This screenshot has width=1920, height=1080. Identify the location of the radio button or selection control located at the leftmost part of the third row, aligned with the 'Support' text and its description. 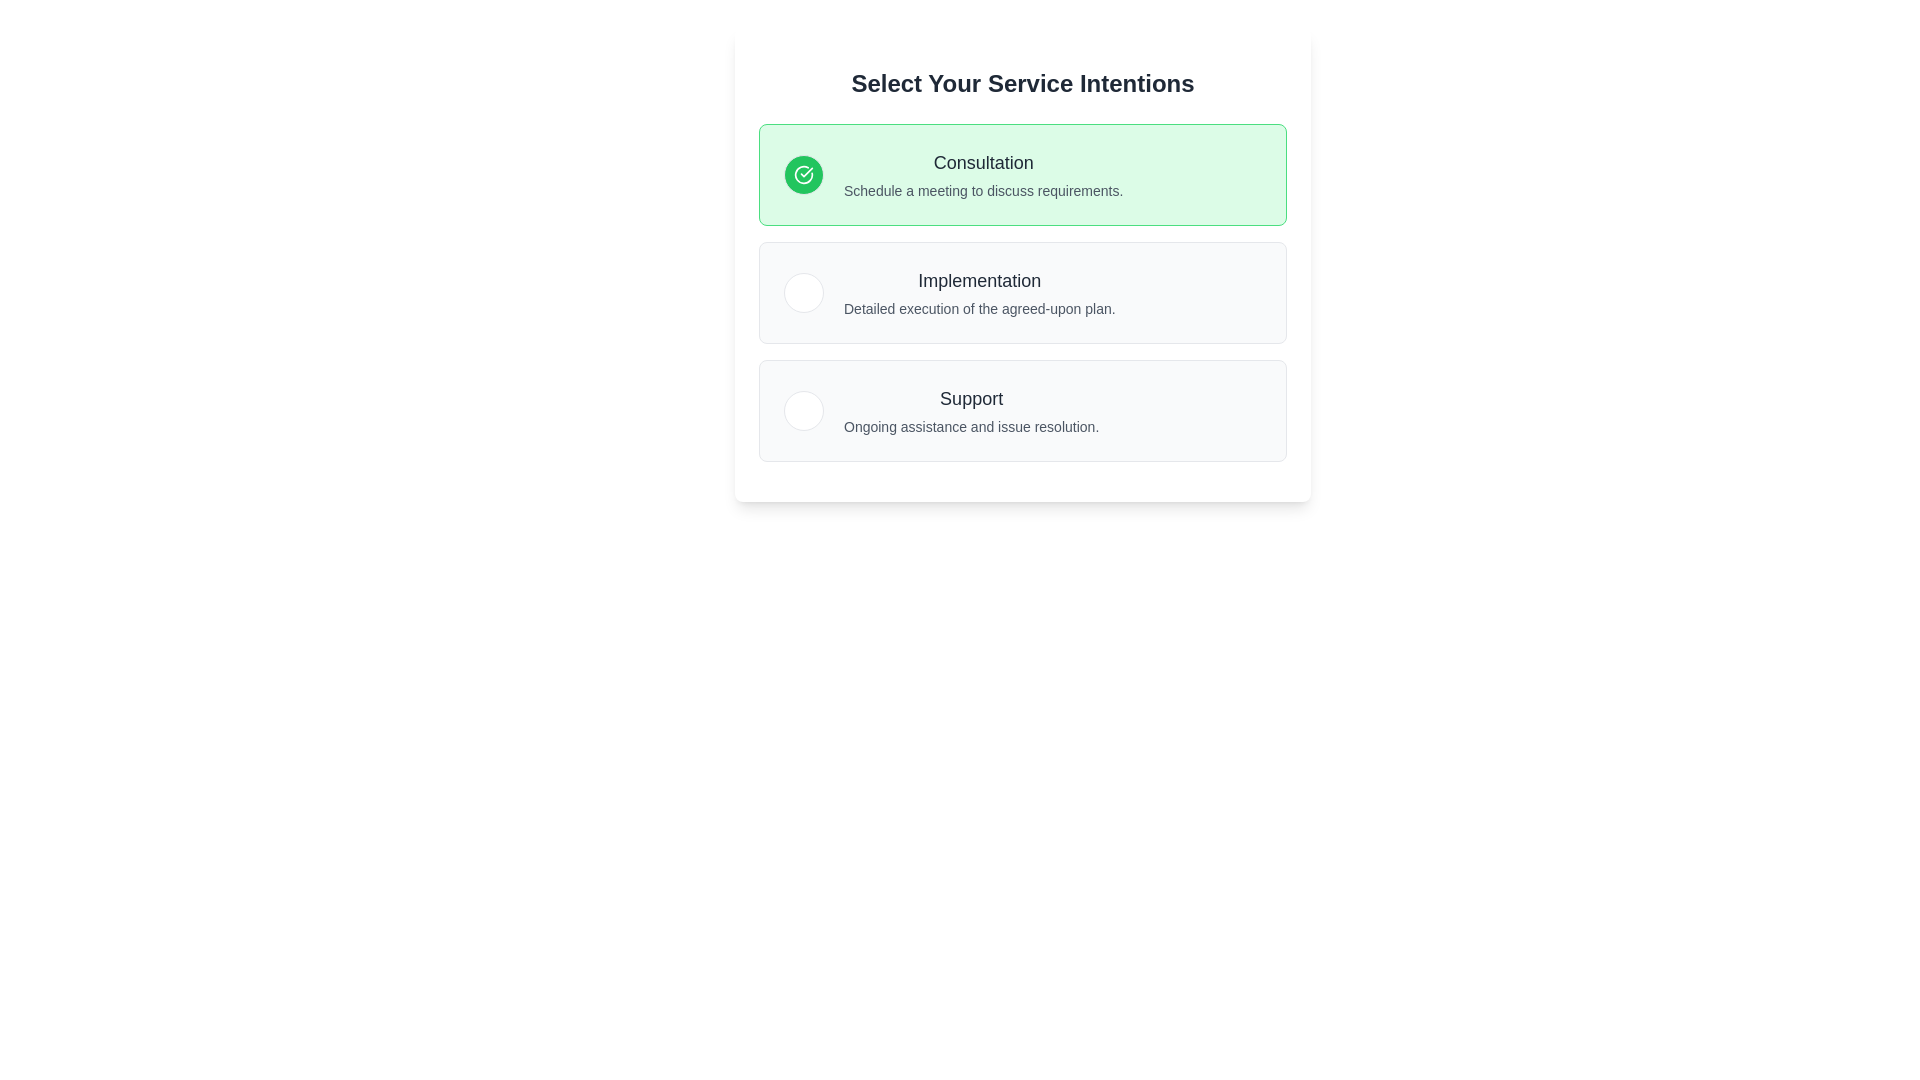
(804, 410).